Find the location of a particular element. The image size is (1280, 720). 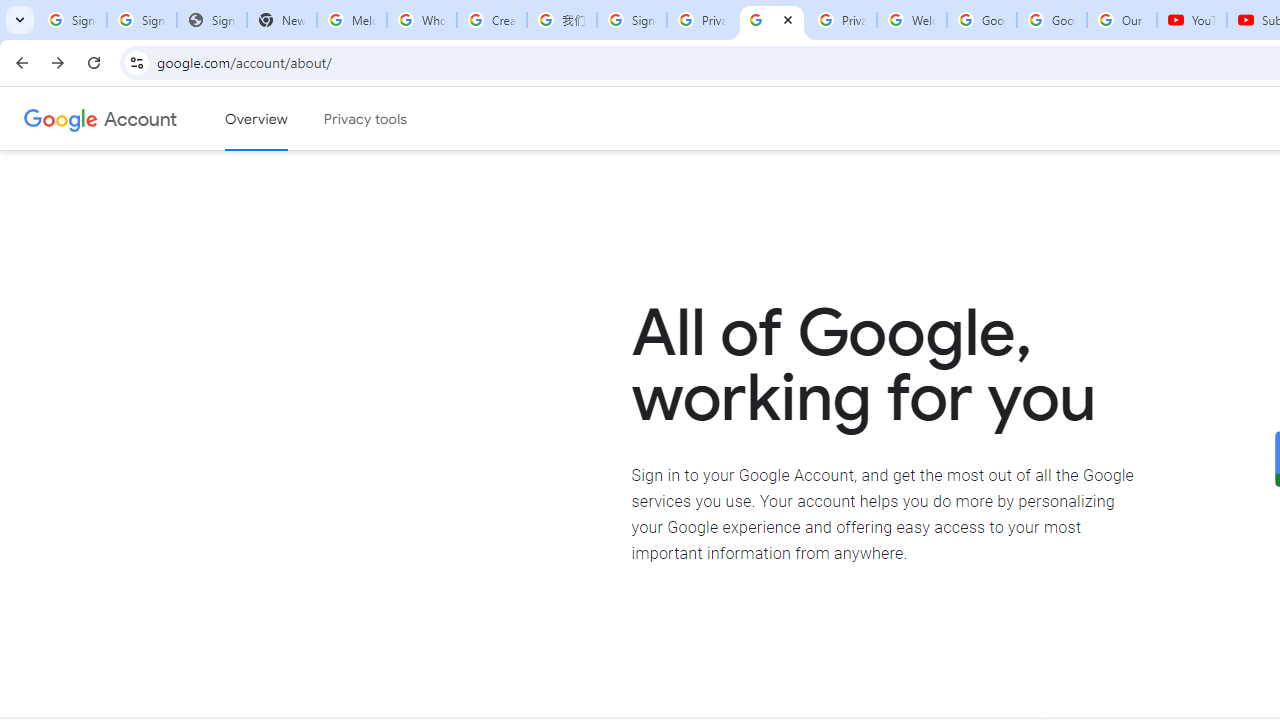

'YouTube' is located at coordinates (1192, 20).